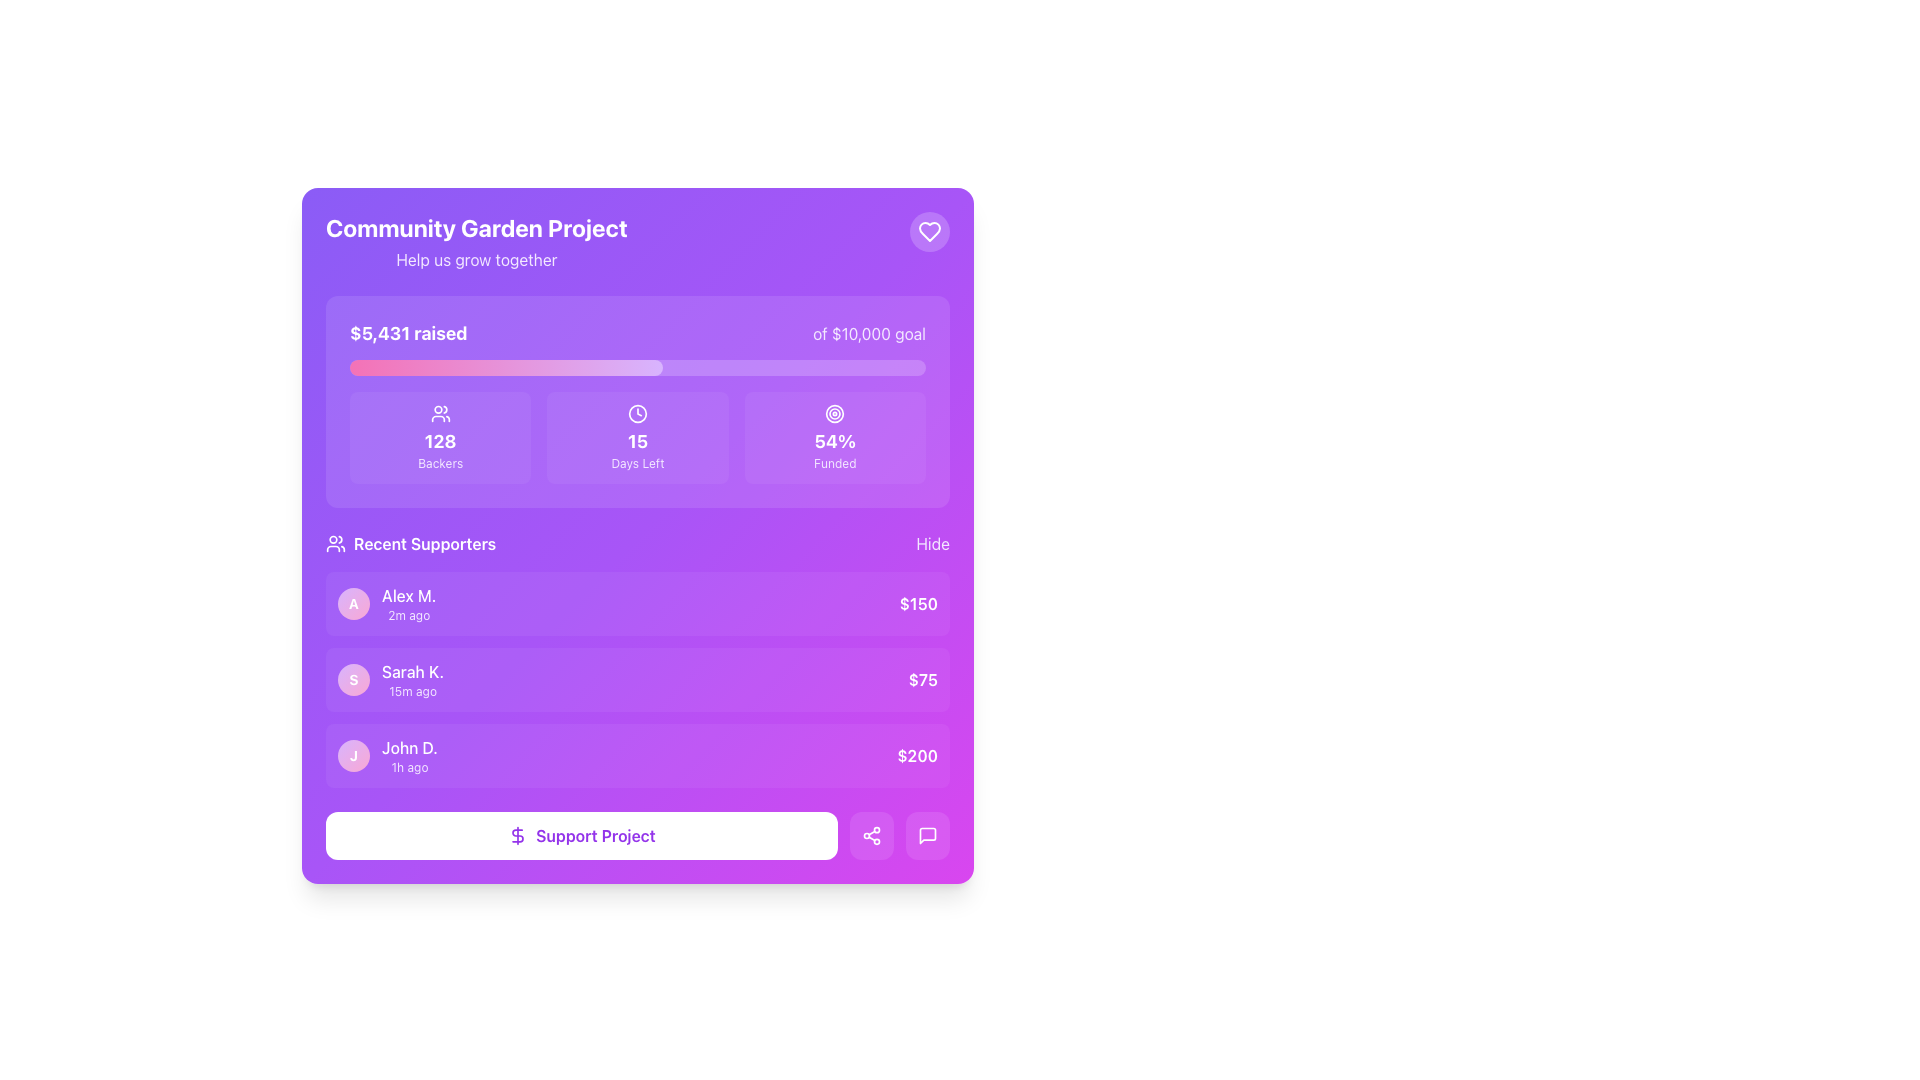 This screenshot has height=1080, width=1920. Describe the element at coordinates (929, 230) in the screenshot. I see `the 'like' icon located in the top-right corner of the purple card-like section` at that location.